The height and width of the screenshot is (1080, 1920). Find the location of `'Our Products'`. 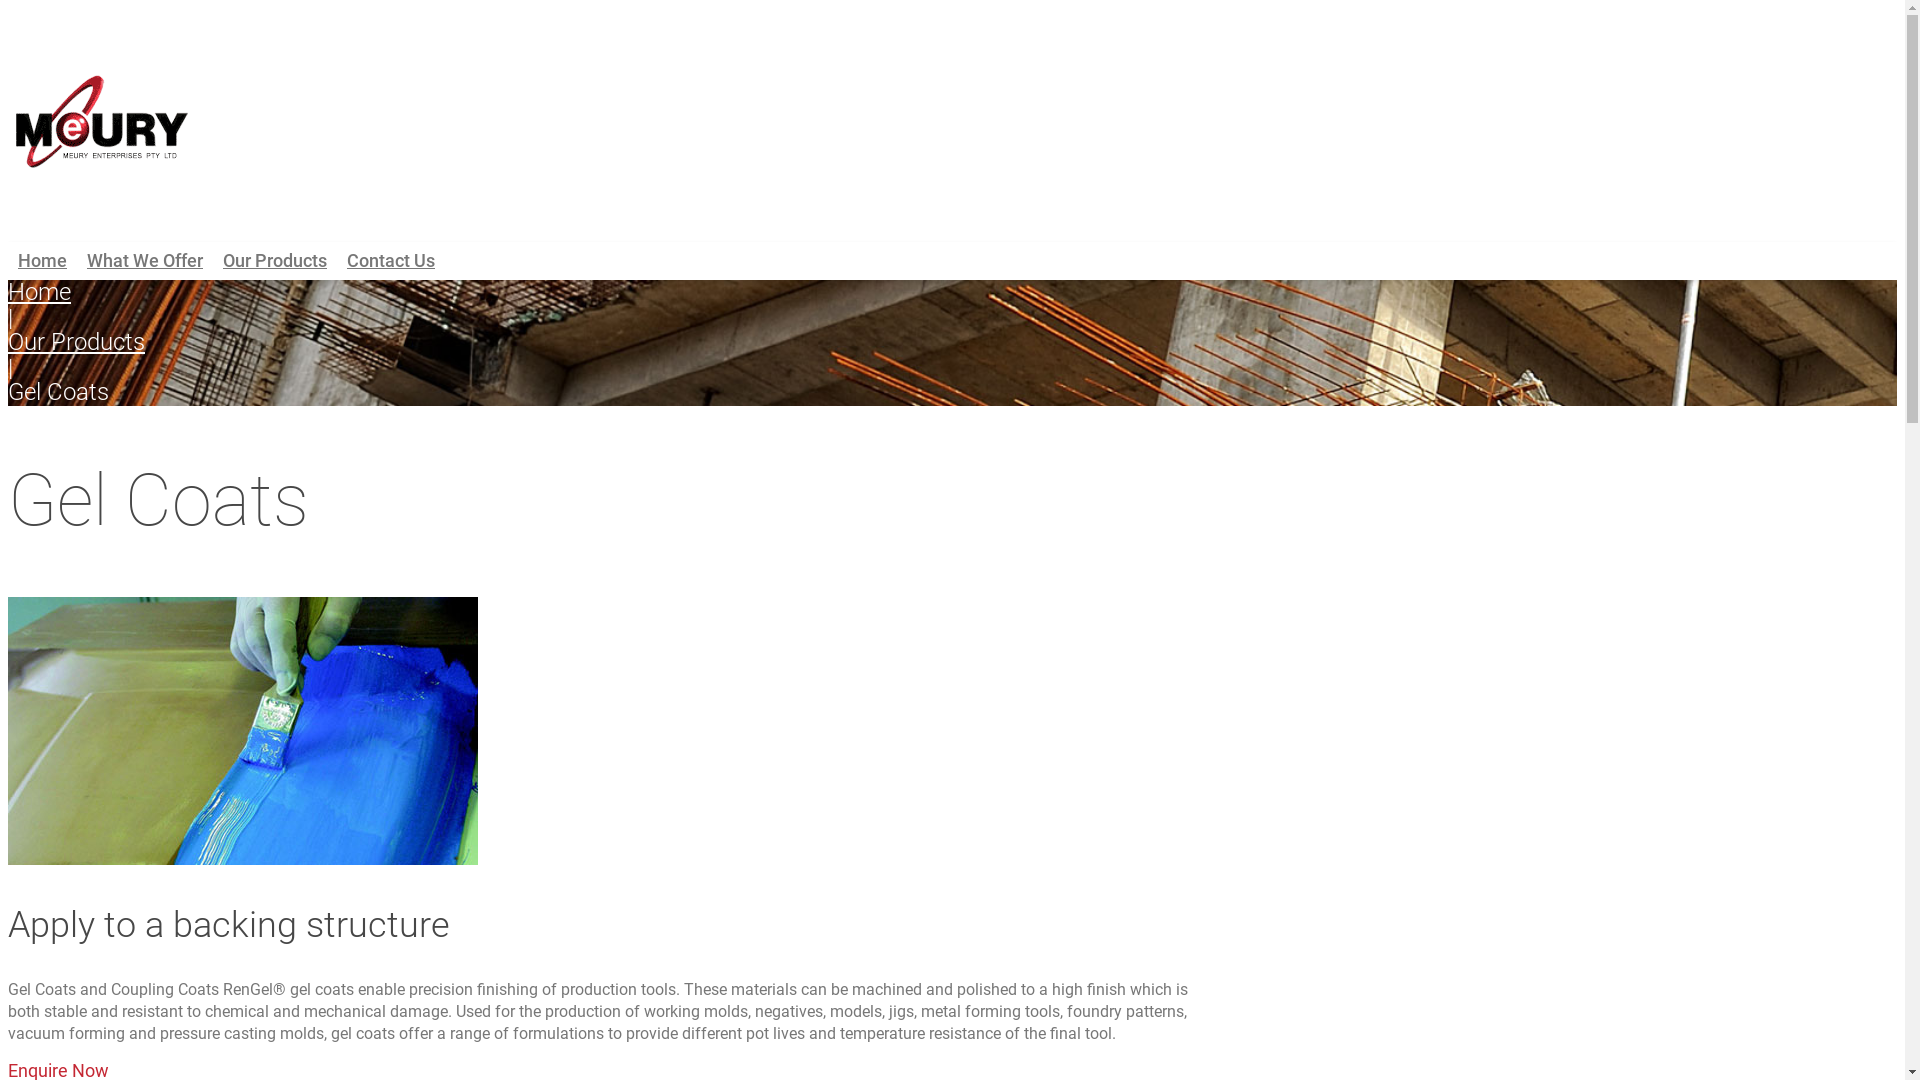

'Our Products' is located at coordinates (273, 260).